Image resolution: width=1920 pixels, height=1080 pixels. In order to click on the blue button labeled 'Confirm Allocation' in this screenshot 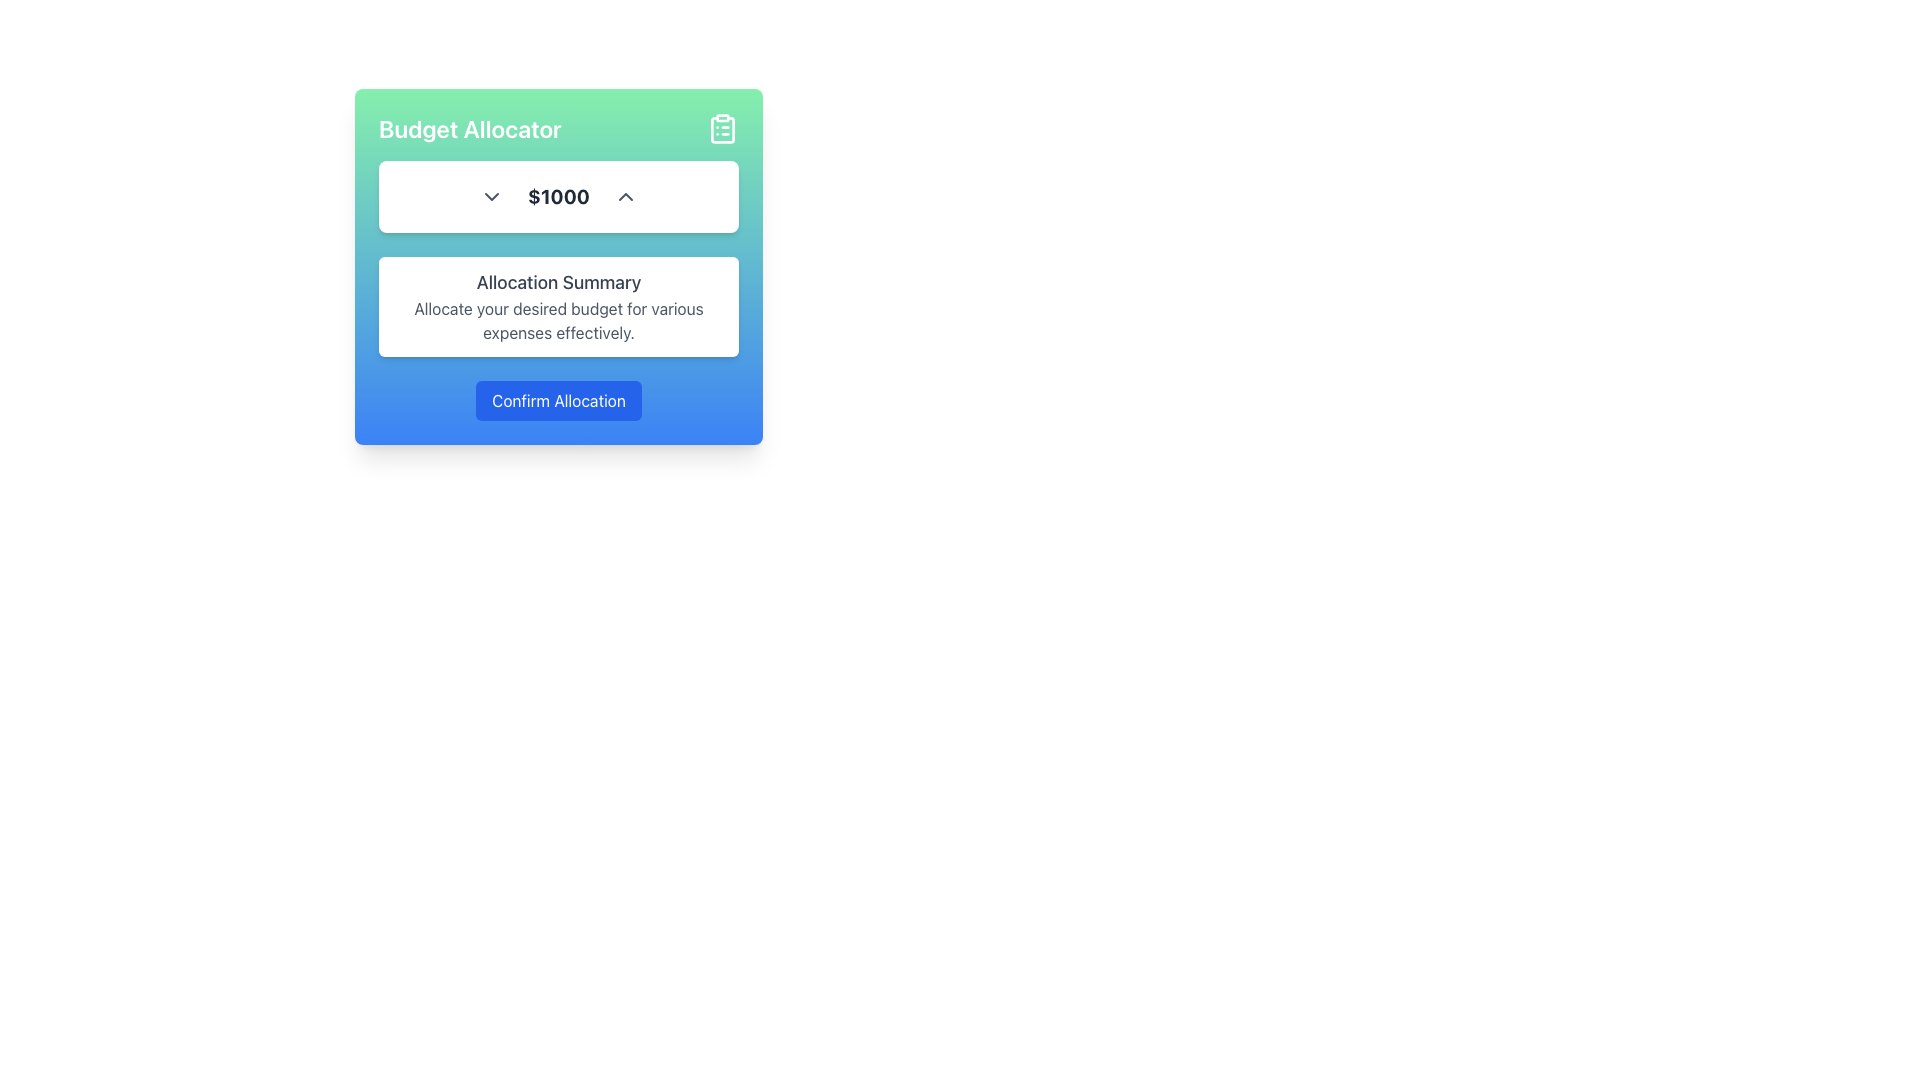, I will do `click(558, 401)`.